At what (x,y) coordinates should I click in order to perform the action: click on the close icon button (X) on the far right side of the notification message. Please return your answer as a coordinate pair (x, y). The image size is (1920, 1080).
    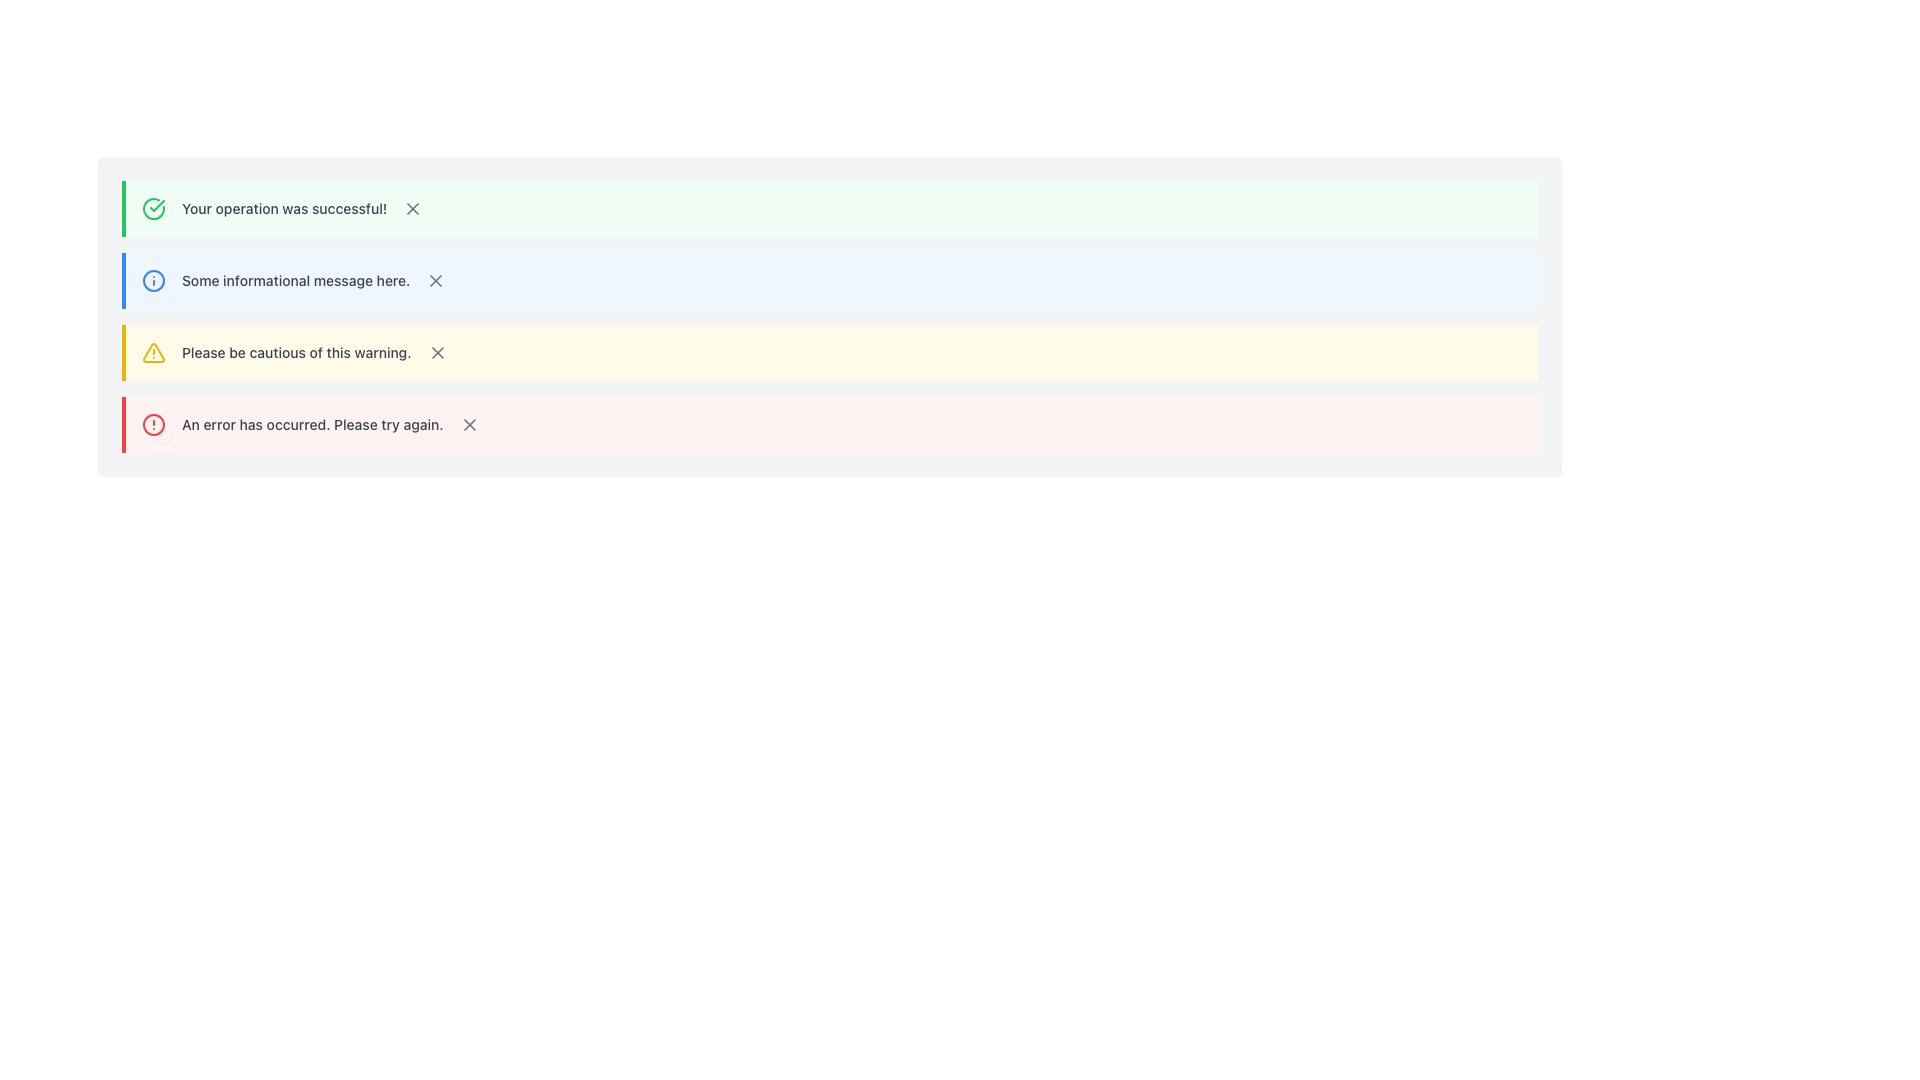
    Looking at the image, I should click on (435, 281).